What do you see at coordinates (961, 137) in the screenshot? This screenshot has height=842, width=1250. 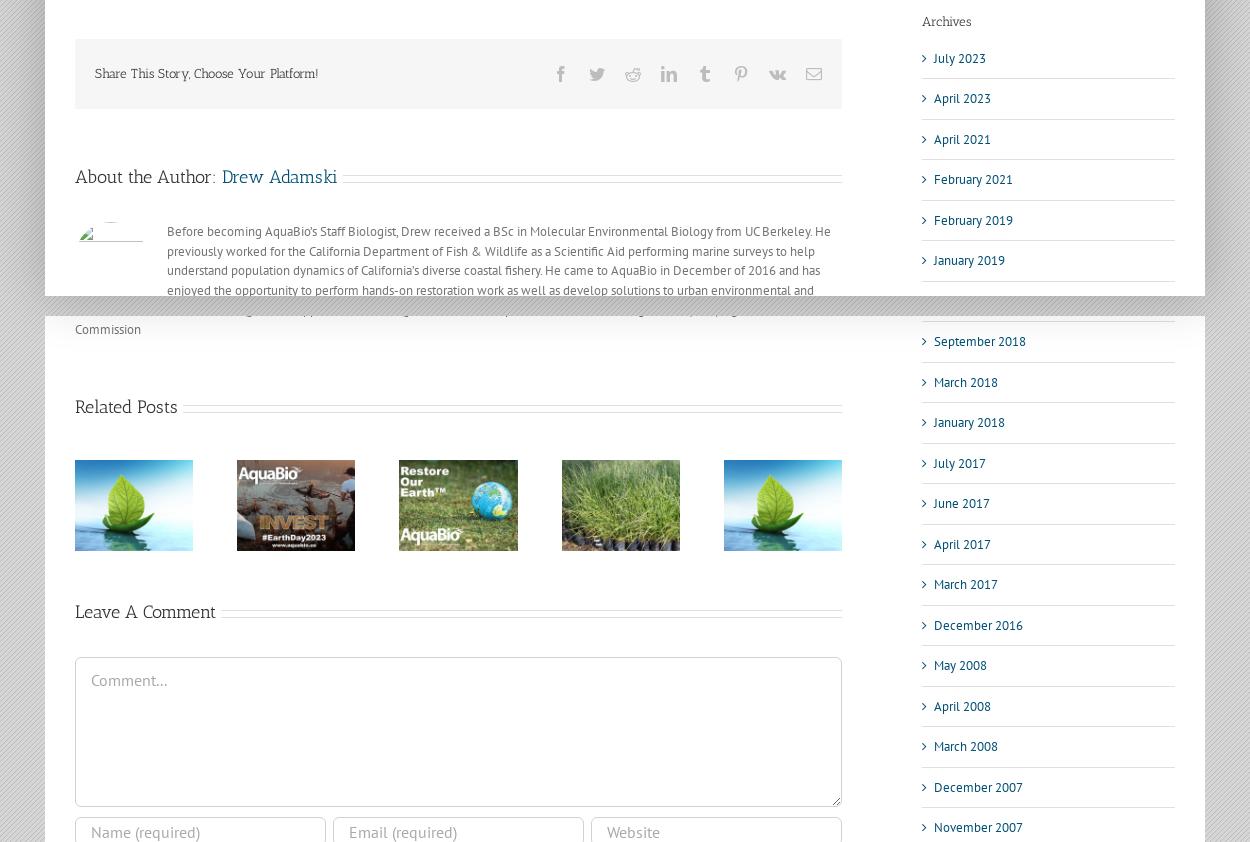 I see `'April 2021'` at bounding box center [961, 137].